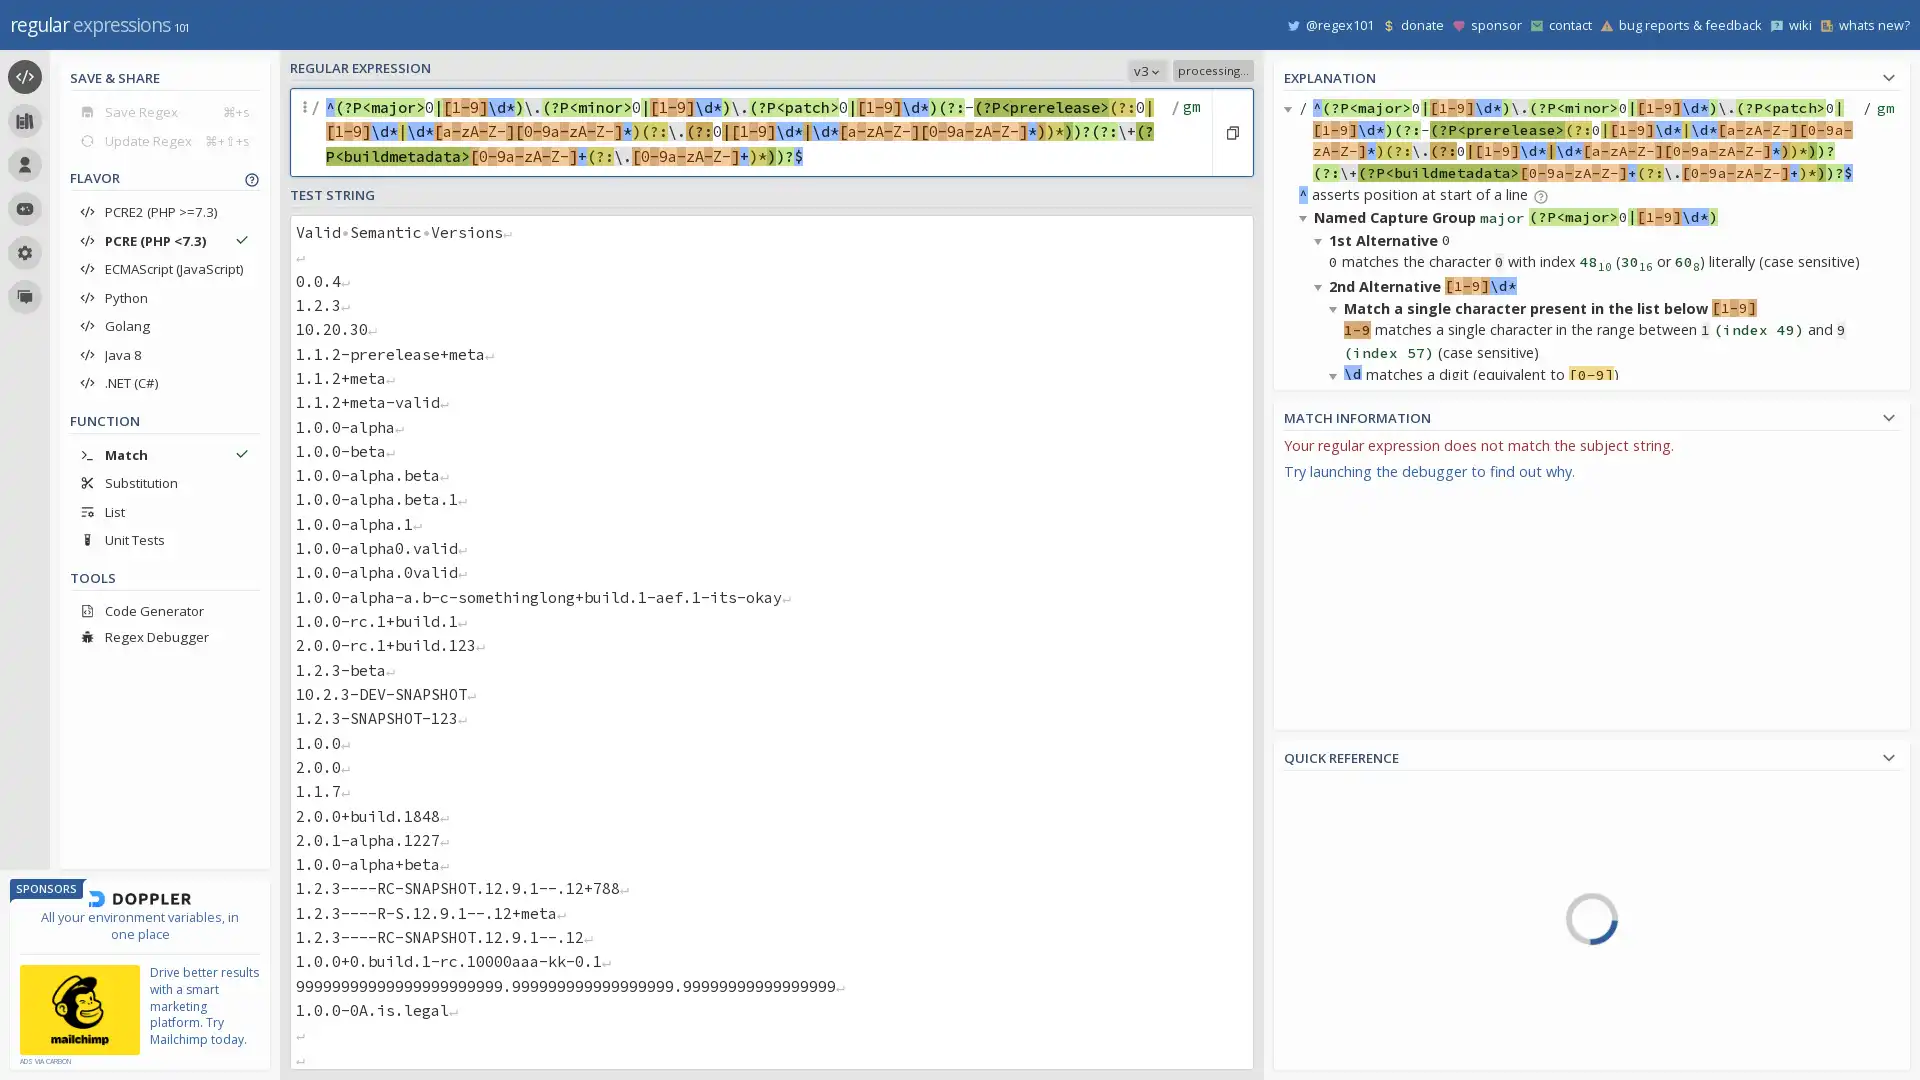 The height and width of the screenshot is (1080, 1920). What do you see at coordinates (1377, 971) in the screenshot?
I see `Quantifiers` at bounding box center [1377, 971].